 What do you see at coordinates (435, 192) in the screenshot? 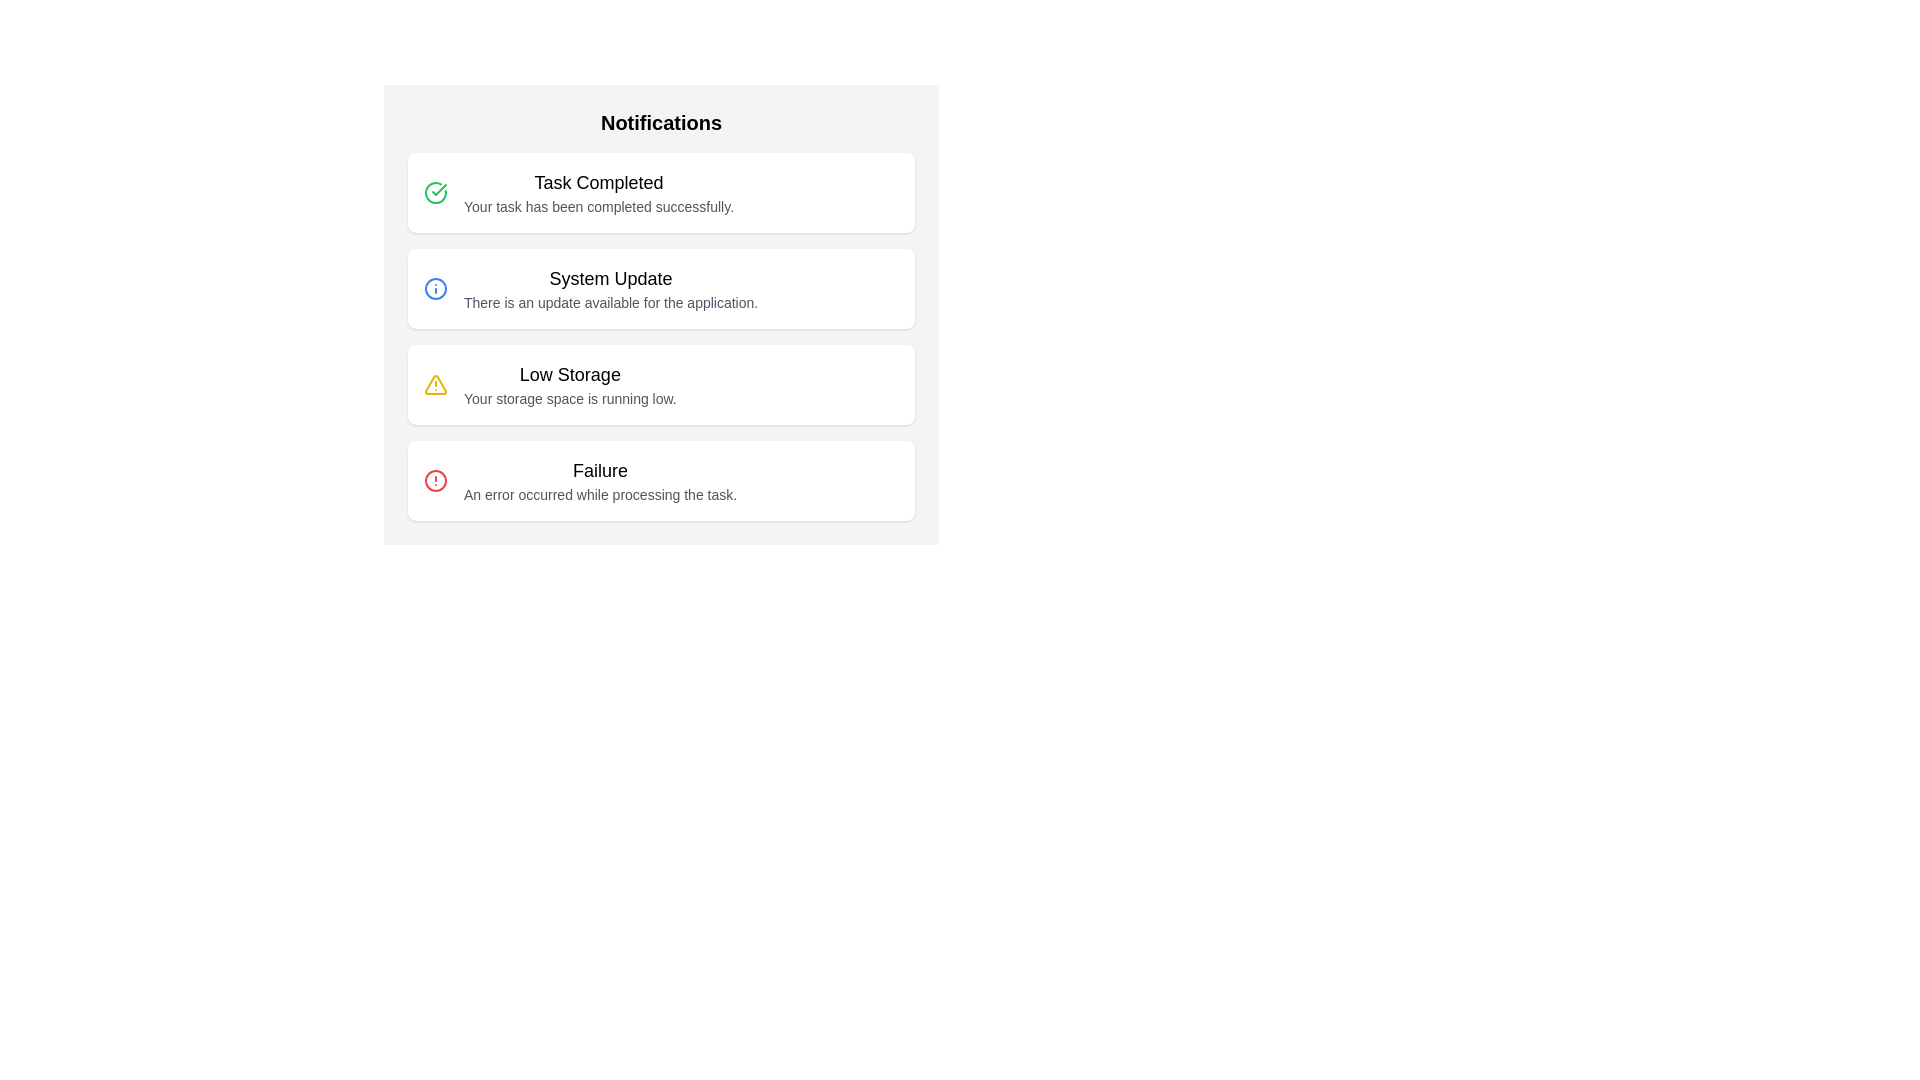
I see `the completion icon located to the left of the 'Task Completed' text within the notification card` at bounding box center [435, 192].